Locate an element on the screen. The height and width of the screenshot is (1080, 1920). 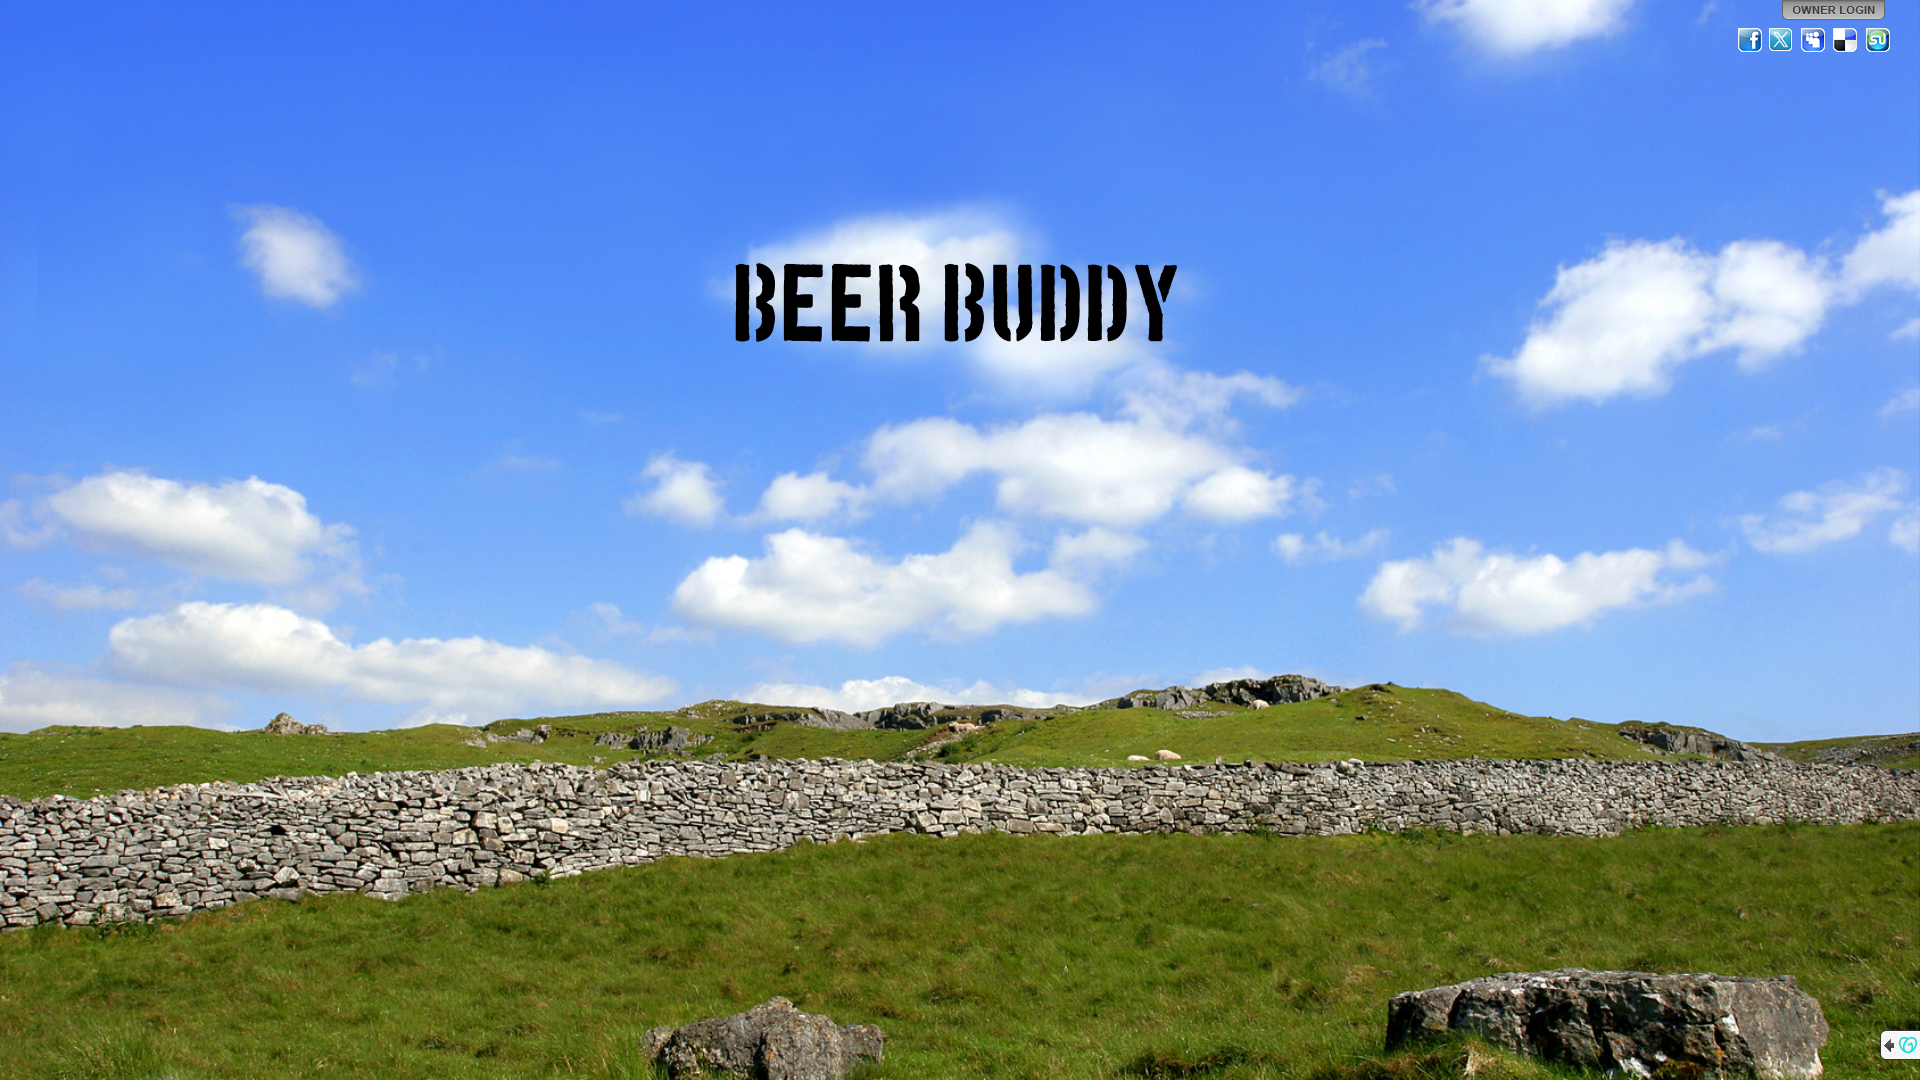
'Facebook' is located at coordinates (1735, 39).